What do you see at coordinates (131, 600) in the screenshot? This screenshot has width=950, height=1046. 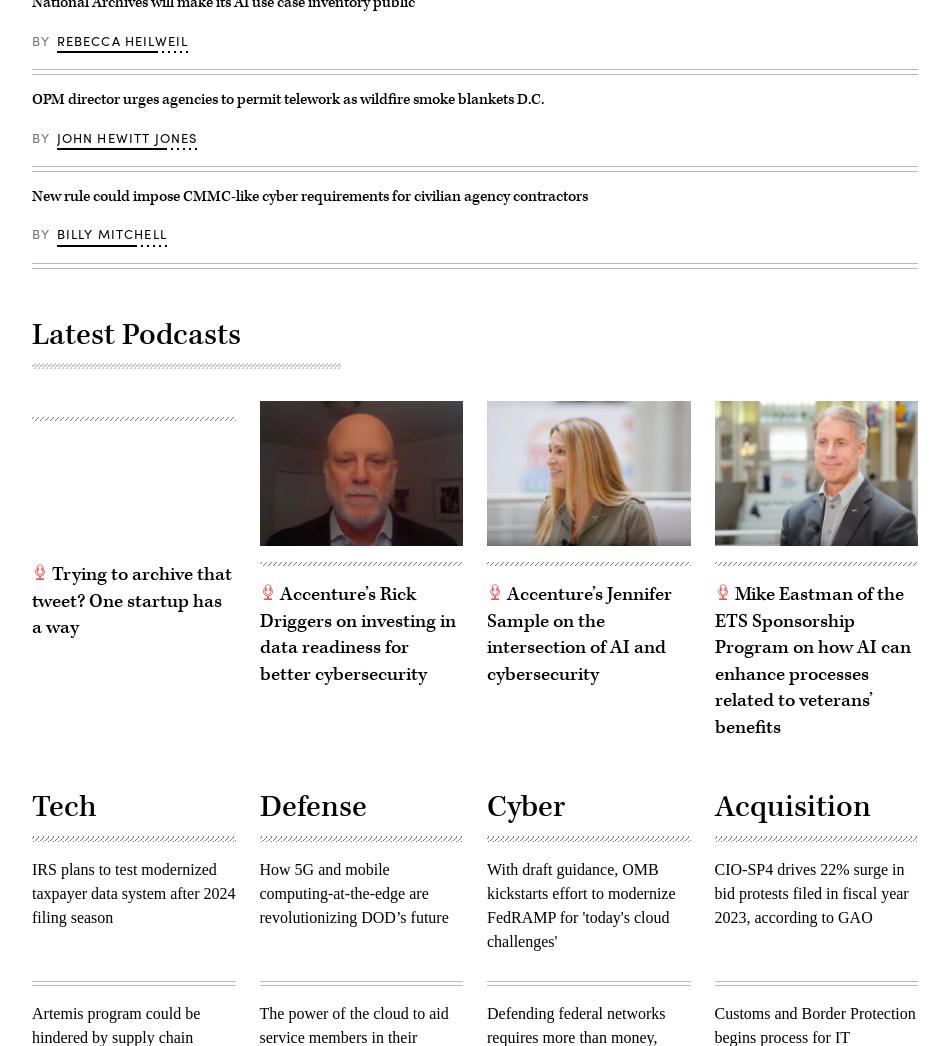 I see `'Trying to archive that tweet? One startup has a way'` at bounding box center [131, 600].